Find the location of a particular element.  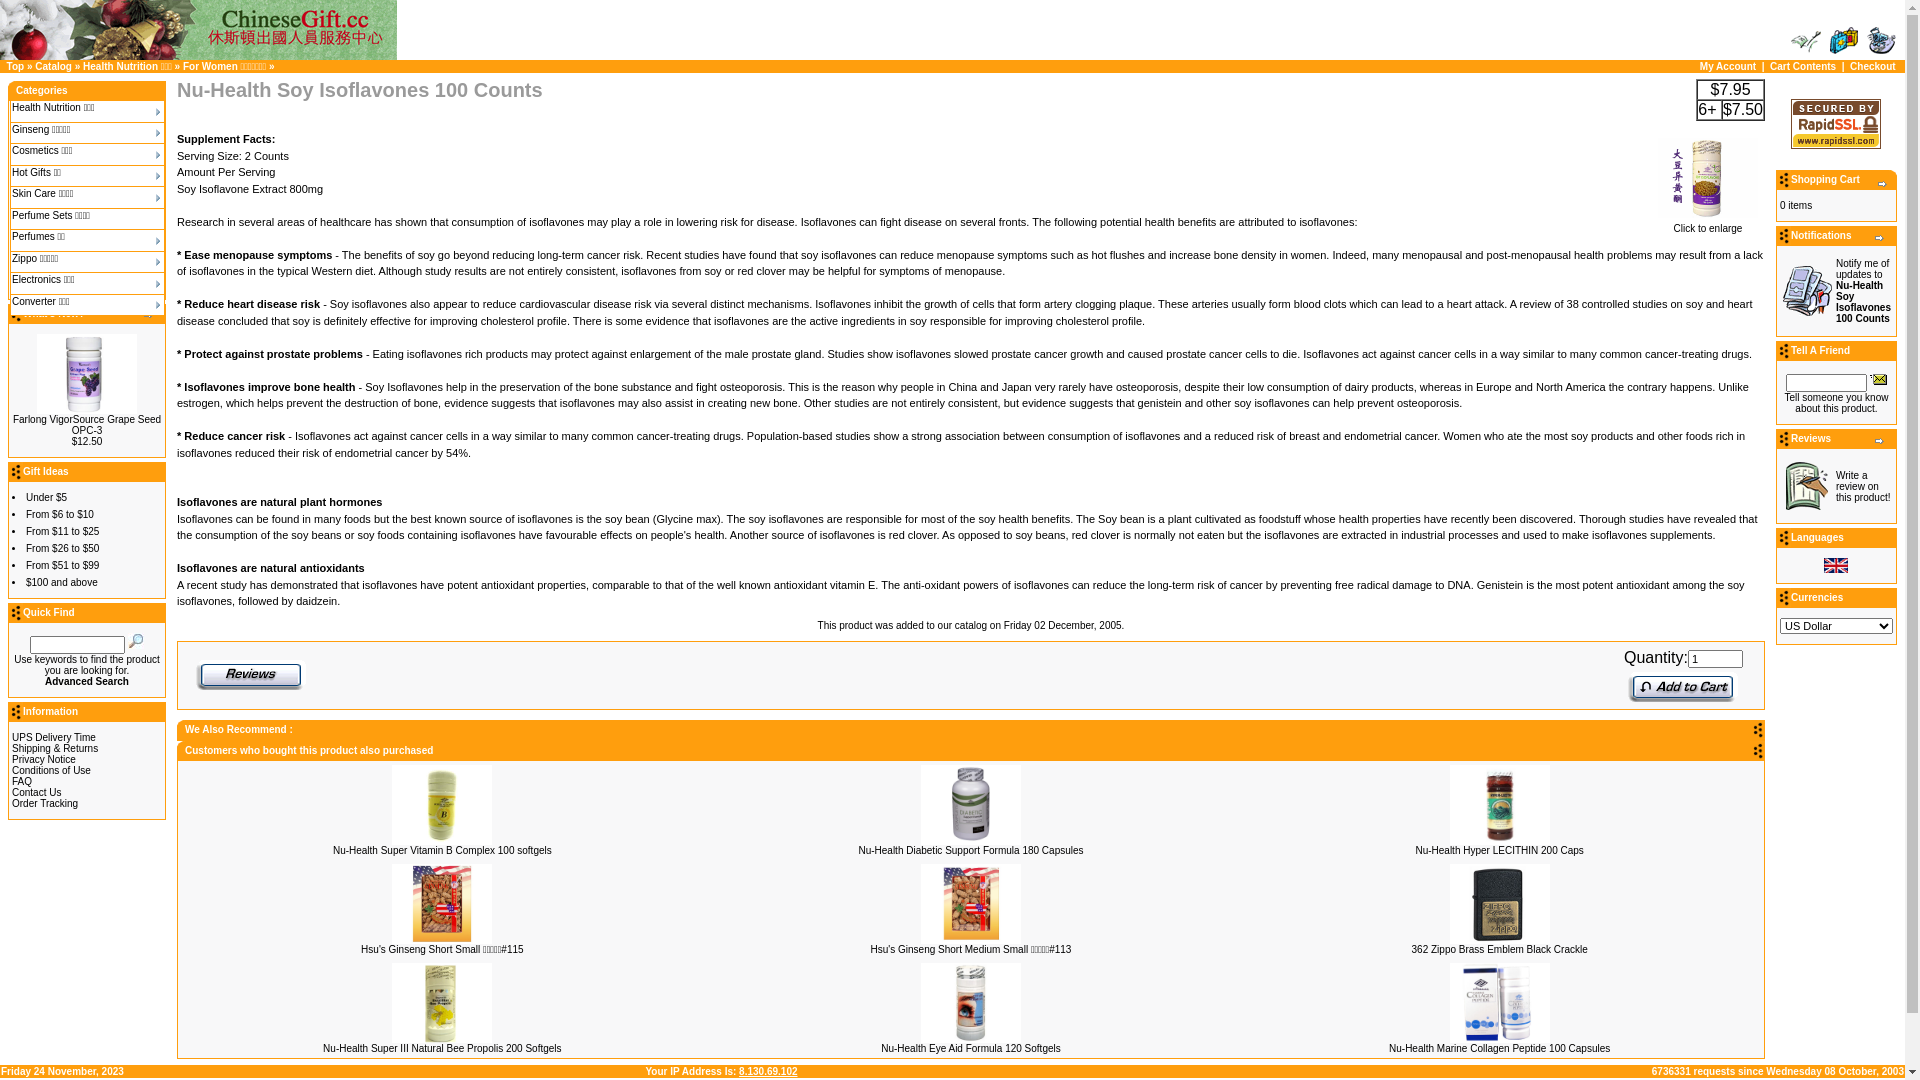

'Privacy Notice' is located at coordinates (12, 759).